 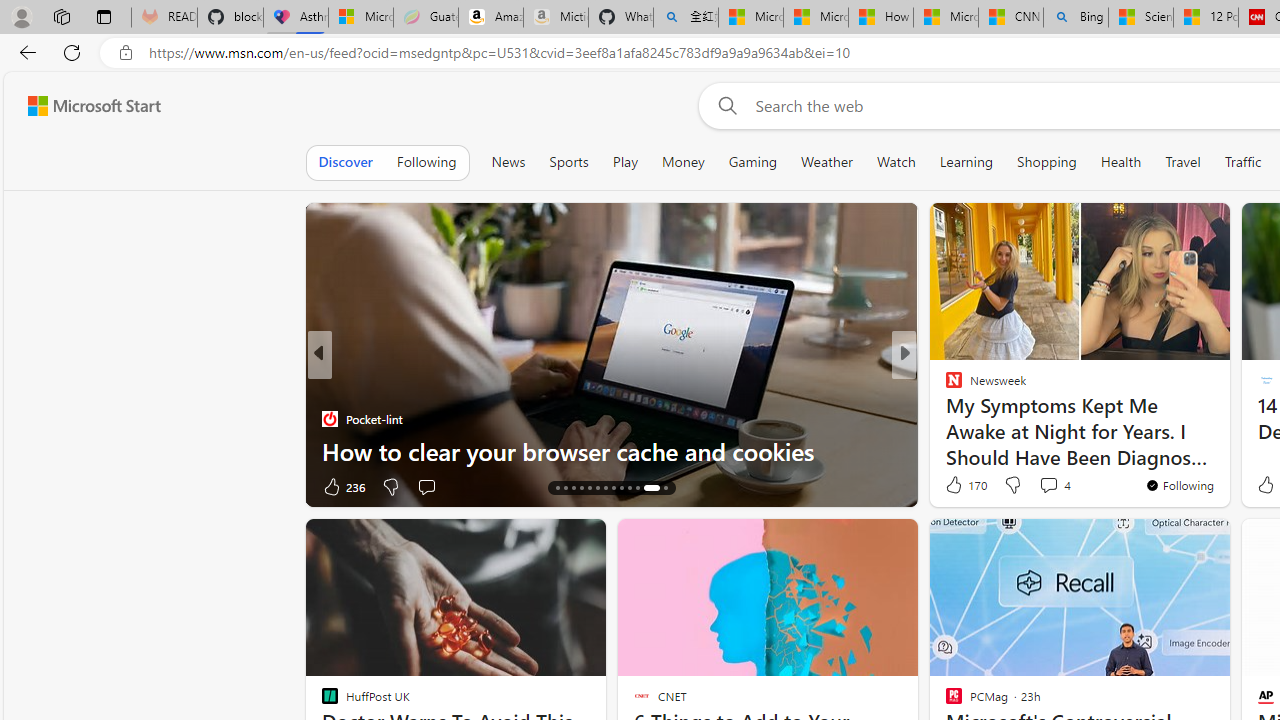 I want to click on 'CNN - MSN', so click(x=1011, y=17).